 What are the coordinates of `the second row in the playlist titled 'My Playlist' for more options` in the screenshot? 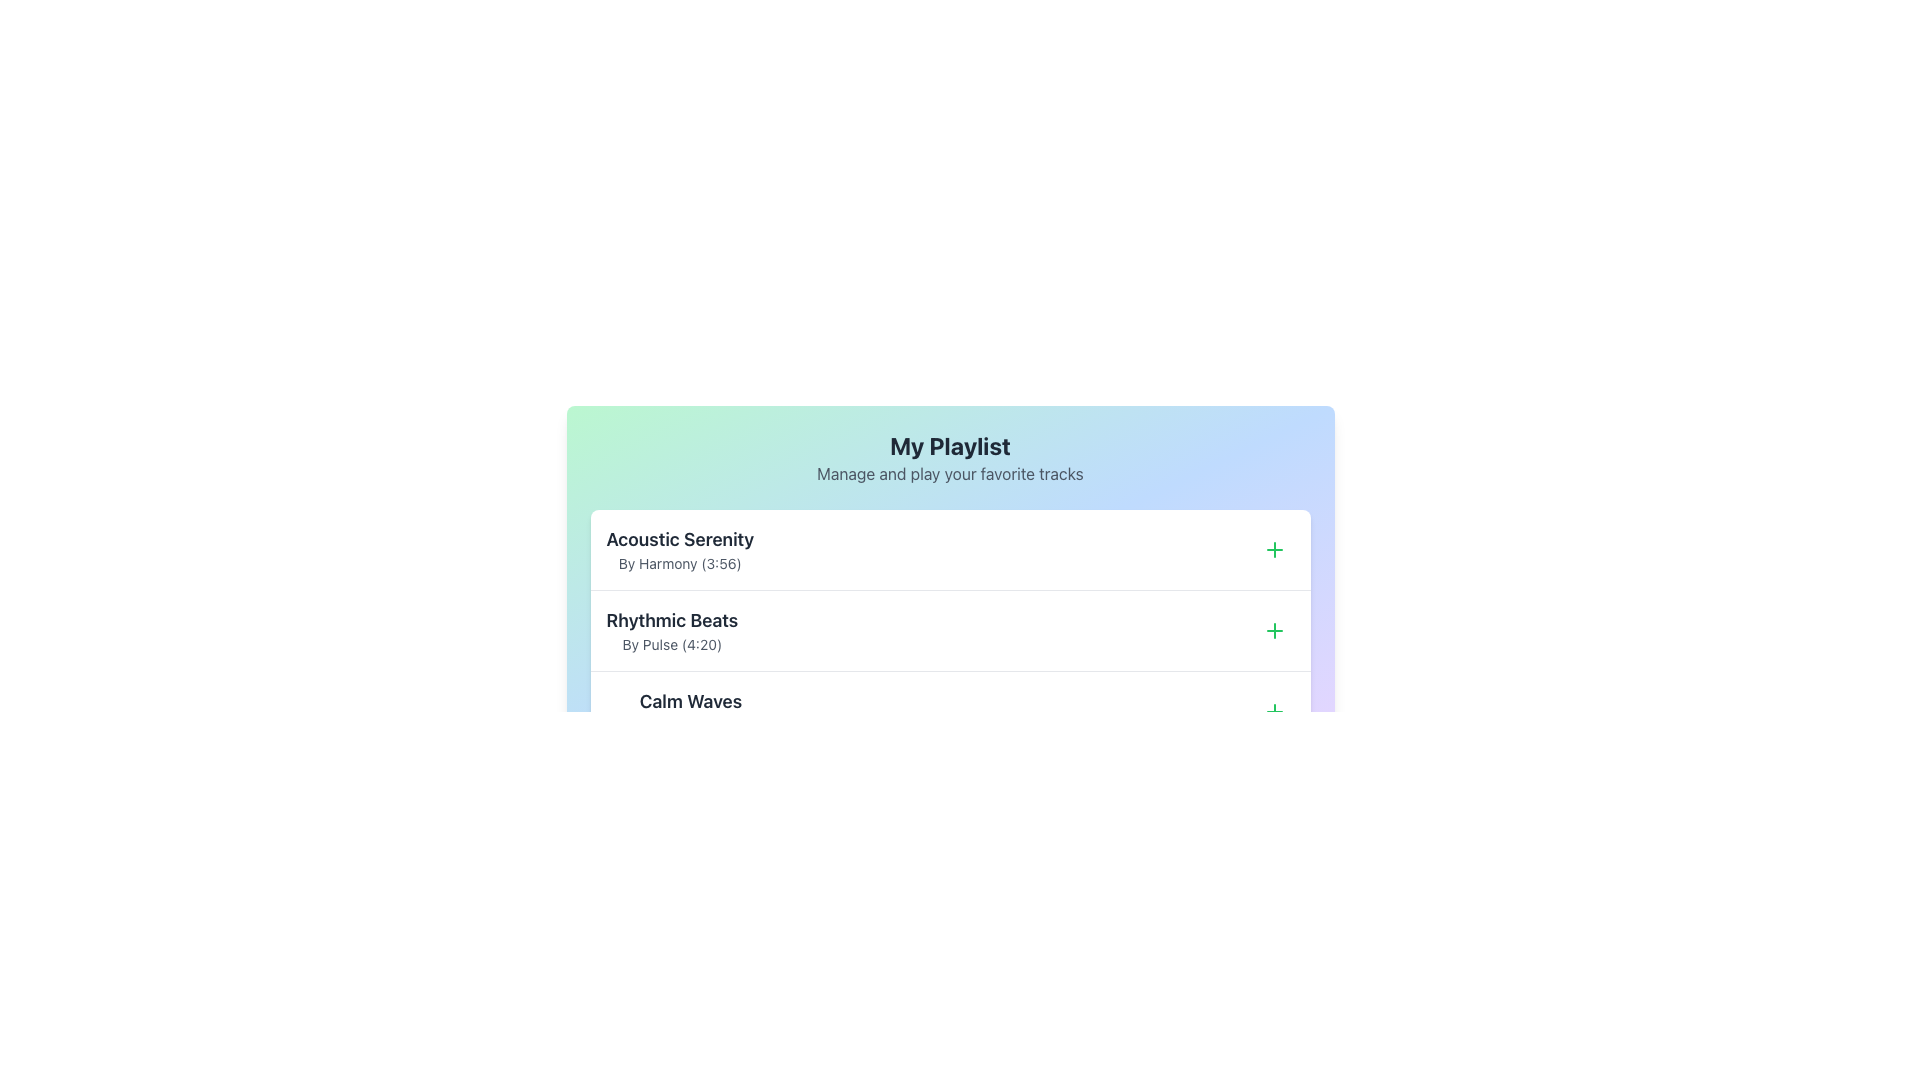 It's located at (949, 630).